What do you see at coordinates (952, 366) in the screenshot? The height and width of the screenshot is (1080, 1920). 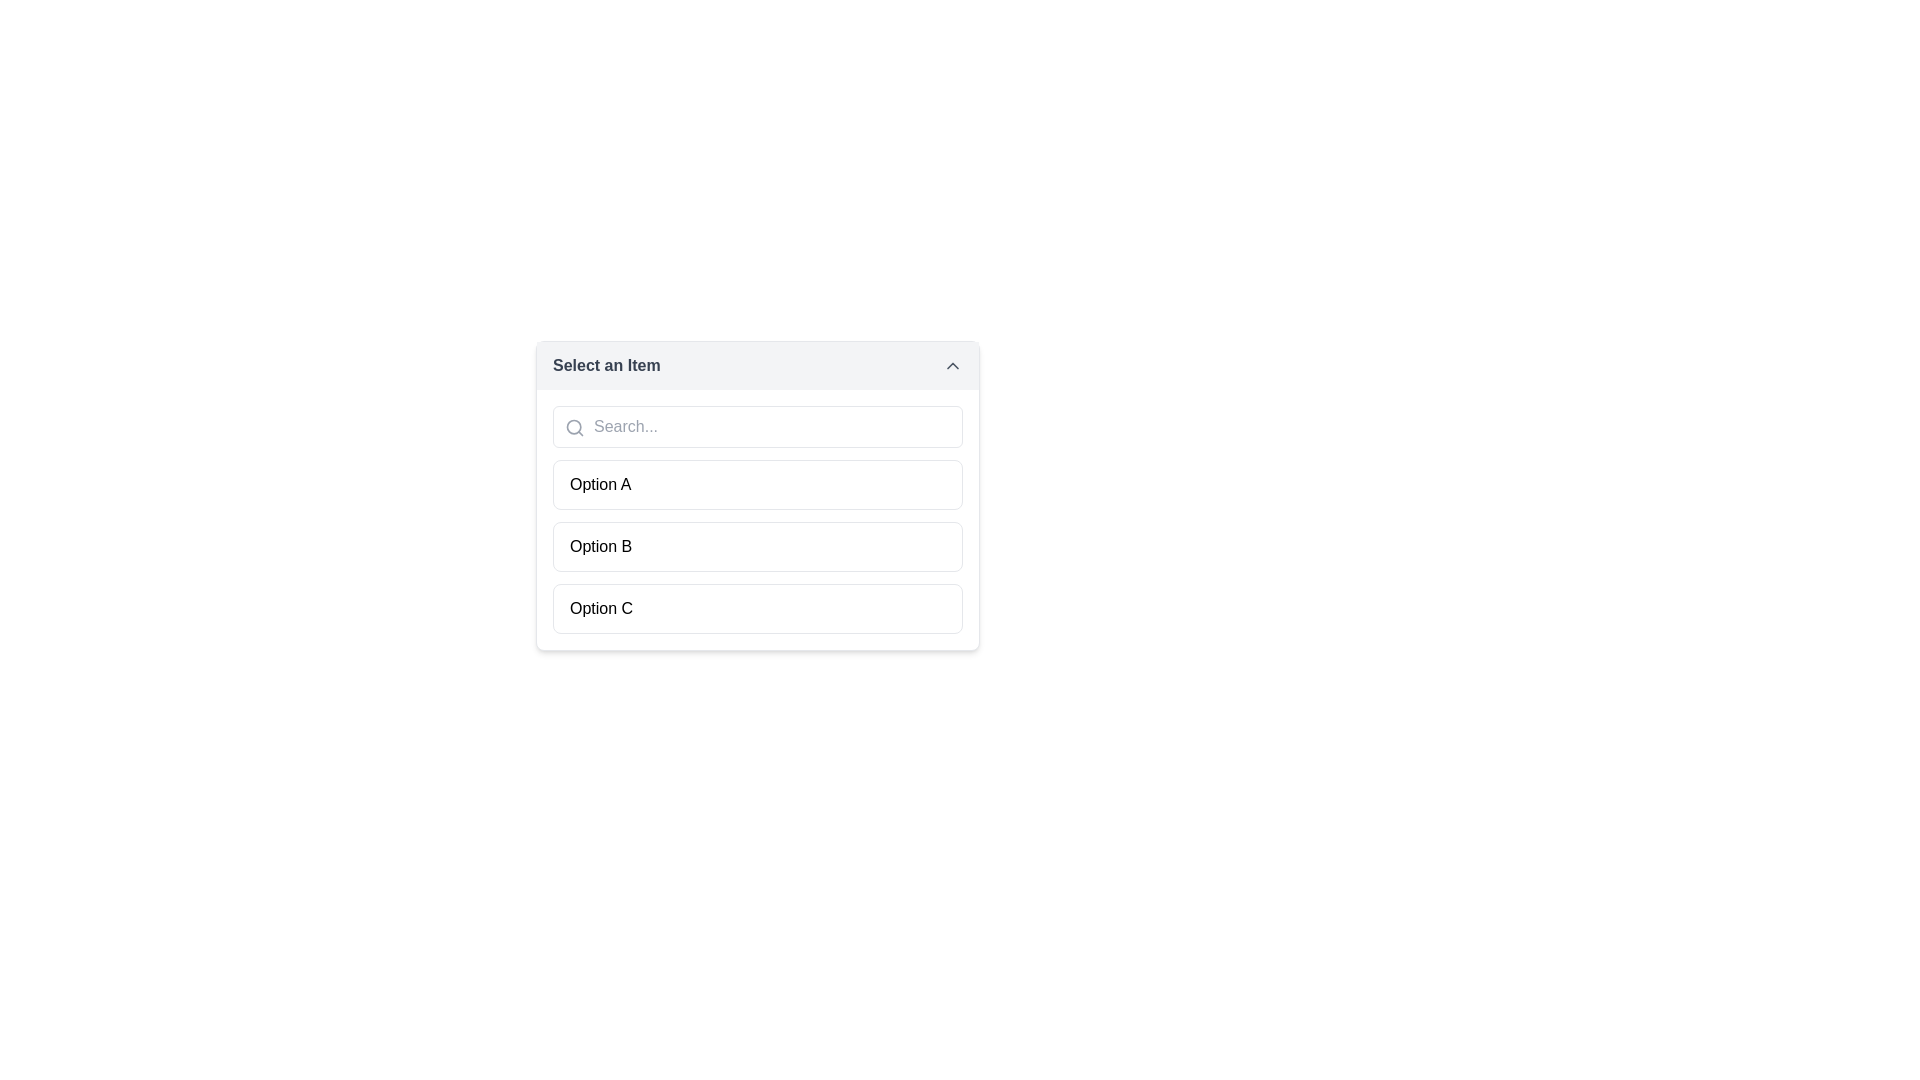 I see `the toggle icon located at the far right of the 'Select an Item' bar` at bounding box center [952, 366].